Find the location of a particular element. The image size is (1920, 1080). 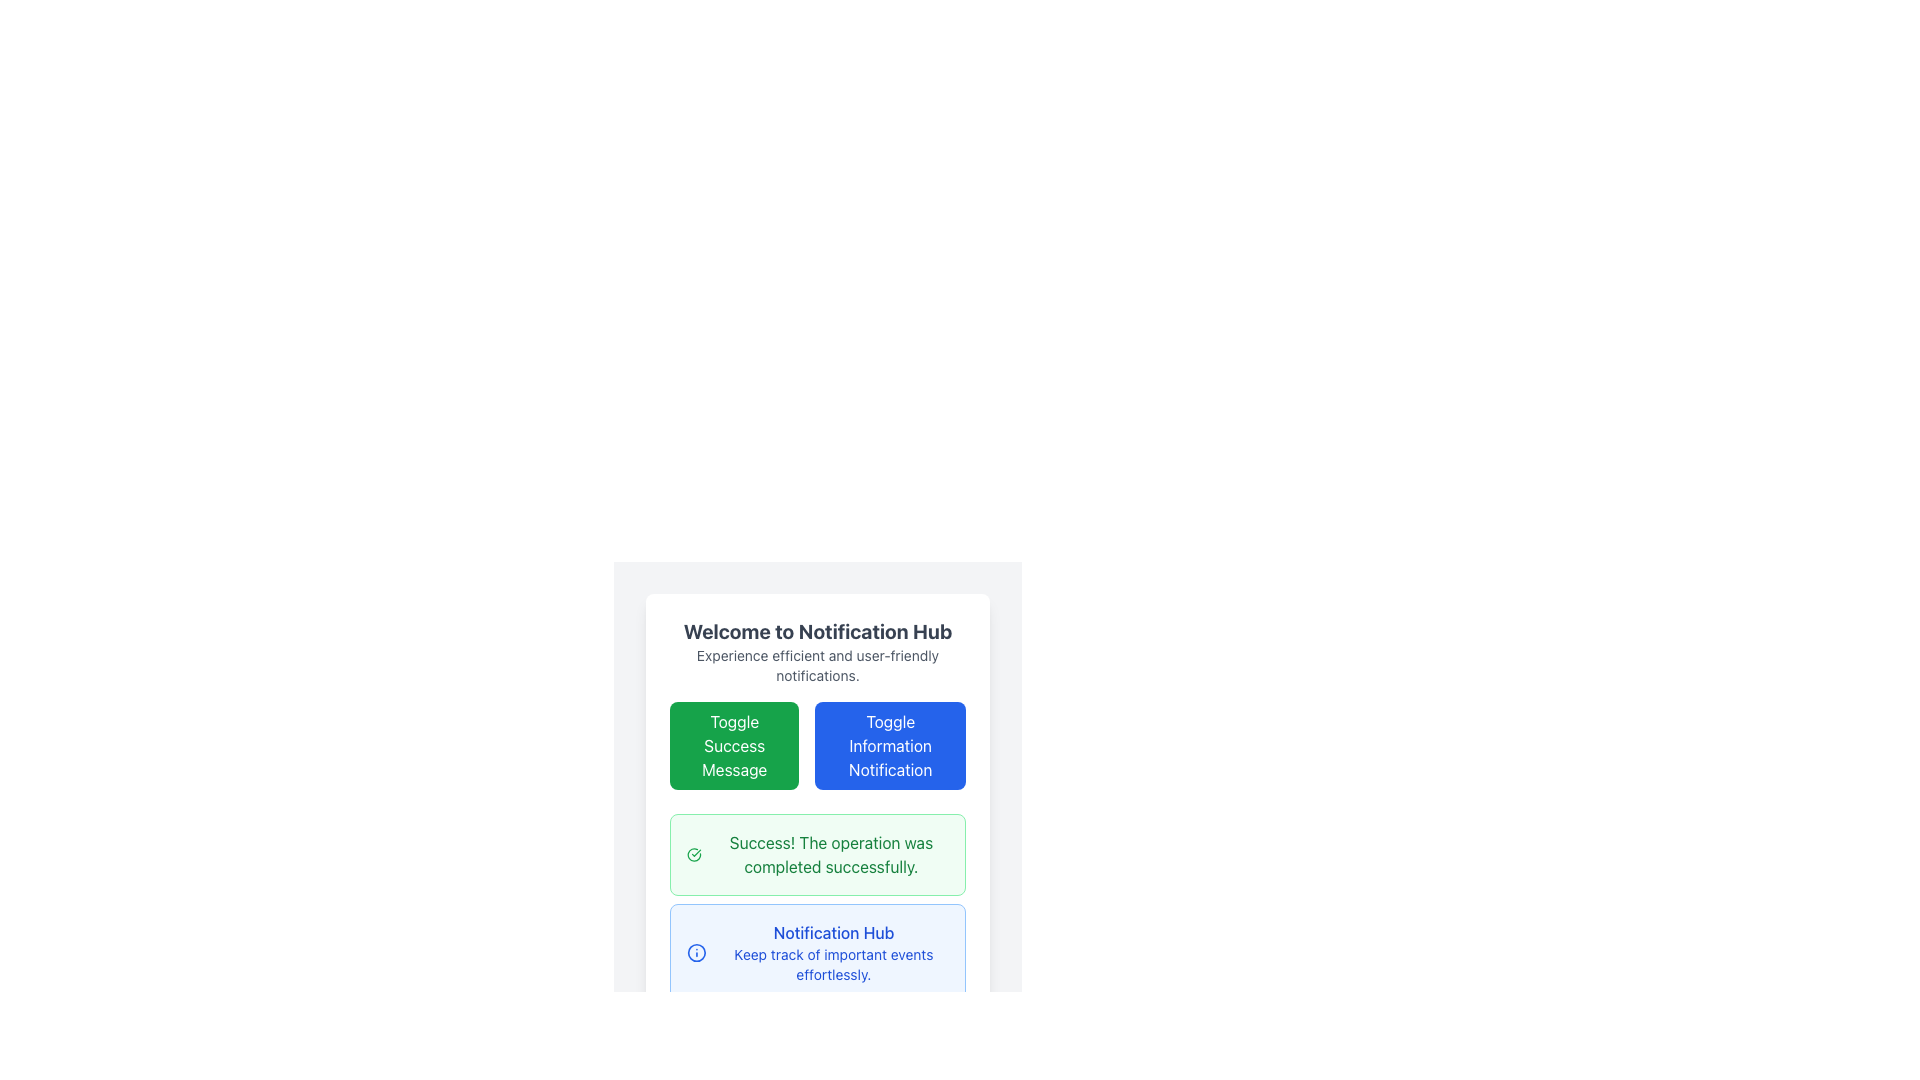

the static Text Label that serves as a title or header, located at the top of a section with the descriptive text 'Keep track of important events effortlessly.' is located at coordinates (833, 933).